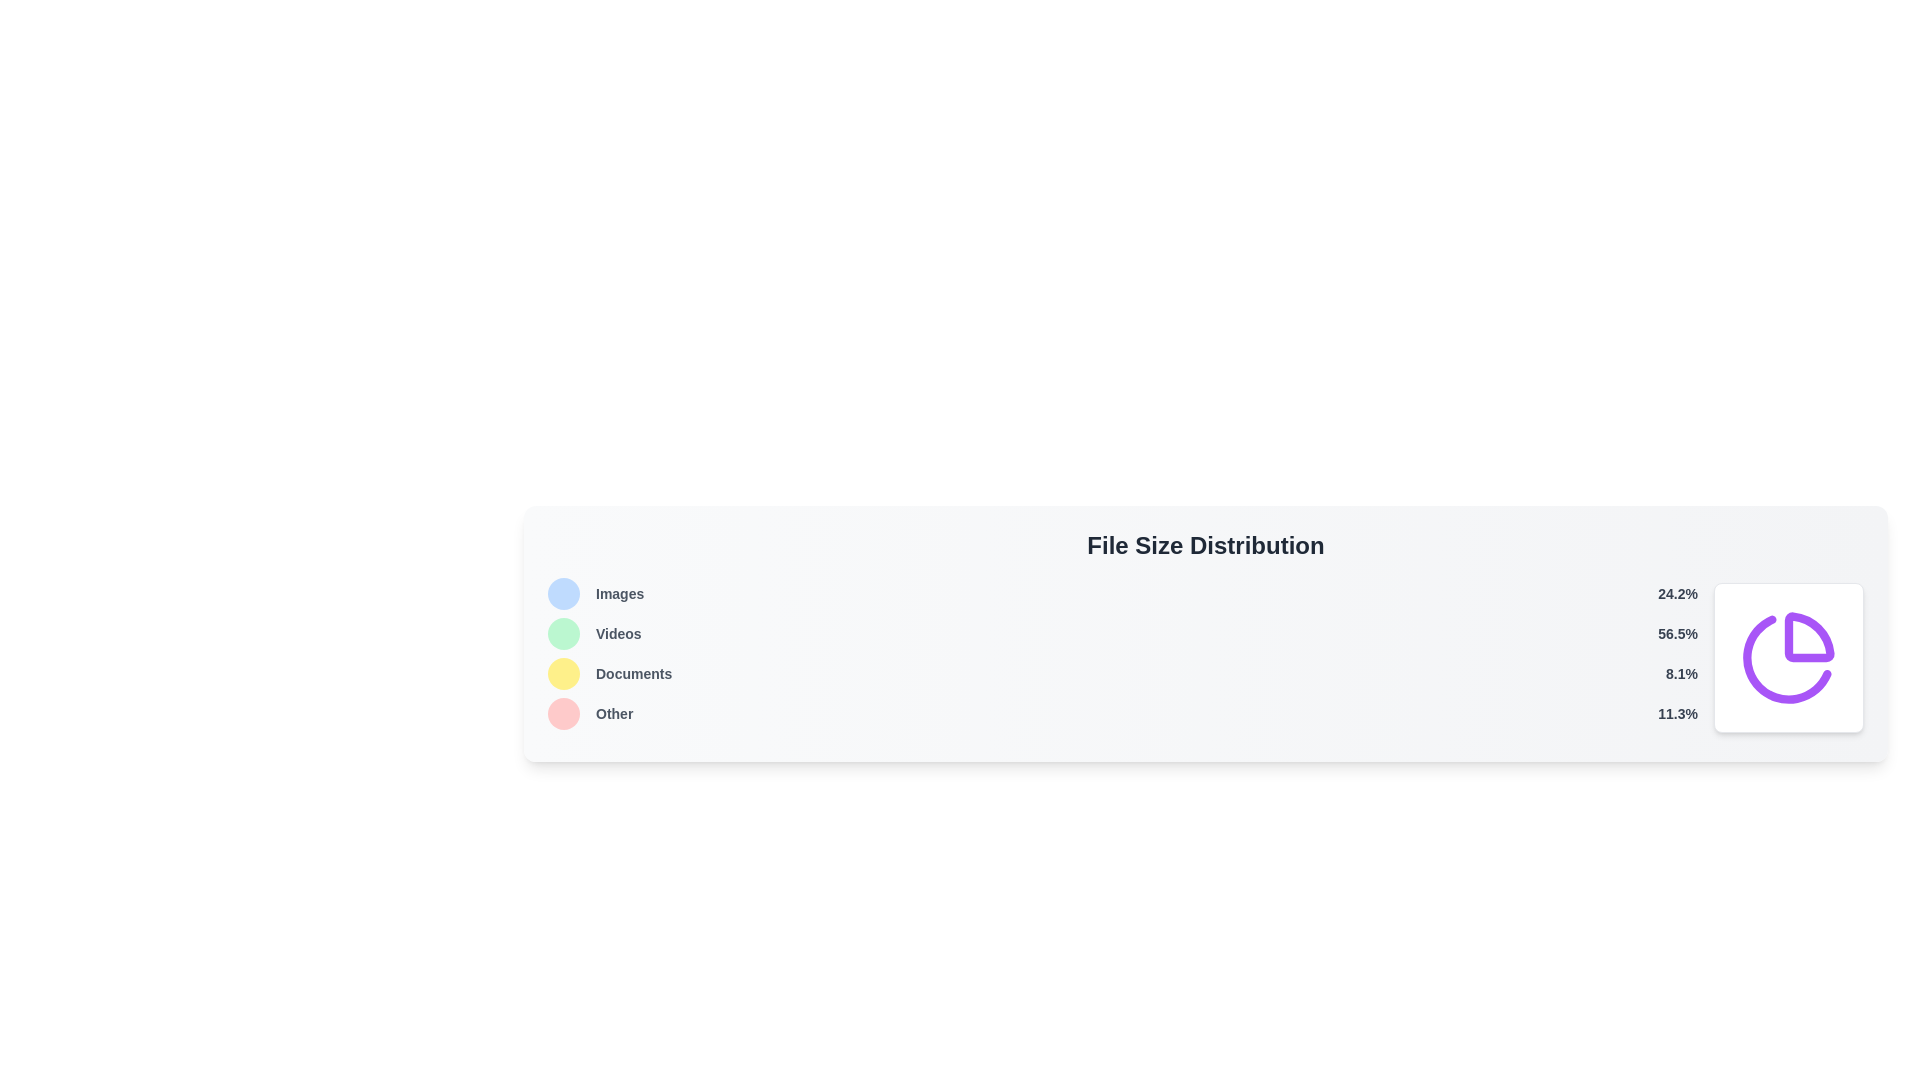 This screenshot has height=1080, width=1920. What do you see at coordinates (619, 593) in the screenshot?
I see `text label 'Images' which categorizes data visually and is positioned between a circular icon and the percentage text '24.2%' in the upper-left section of the 'File Size Distribution' panel` at bounding box center [619, 593].